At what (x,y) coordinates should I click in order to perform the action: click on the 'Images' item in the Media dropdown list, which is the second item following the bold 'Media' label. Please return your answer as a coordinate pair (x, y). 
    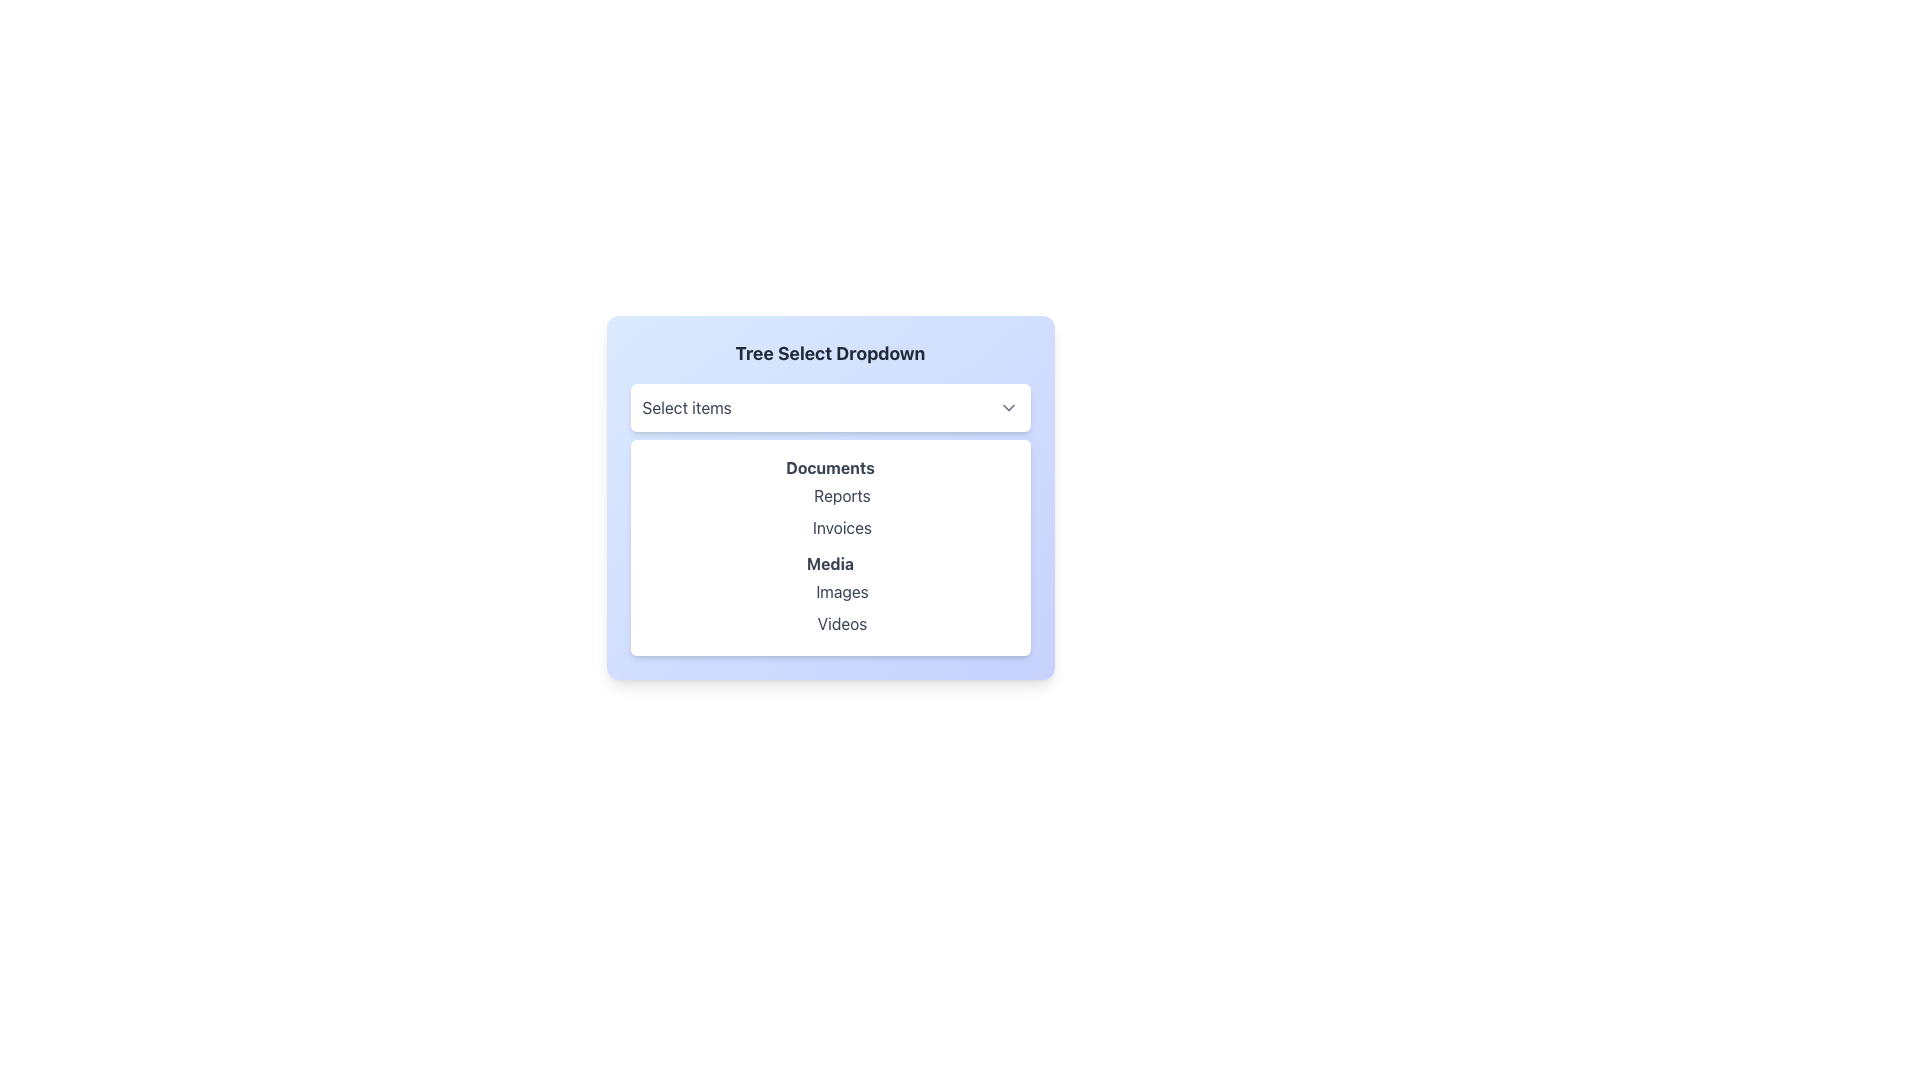
    Looking at the image, I should click on (830, 595).